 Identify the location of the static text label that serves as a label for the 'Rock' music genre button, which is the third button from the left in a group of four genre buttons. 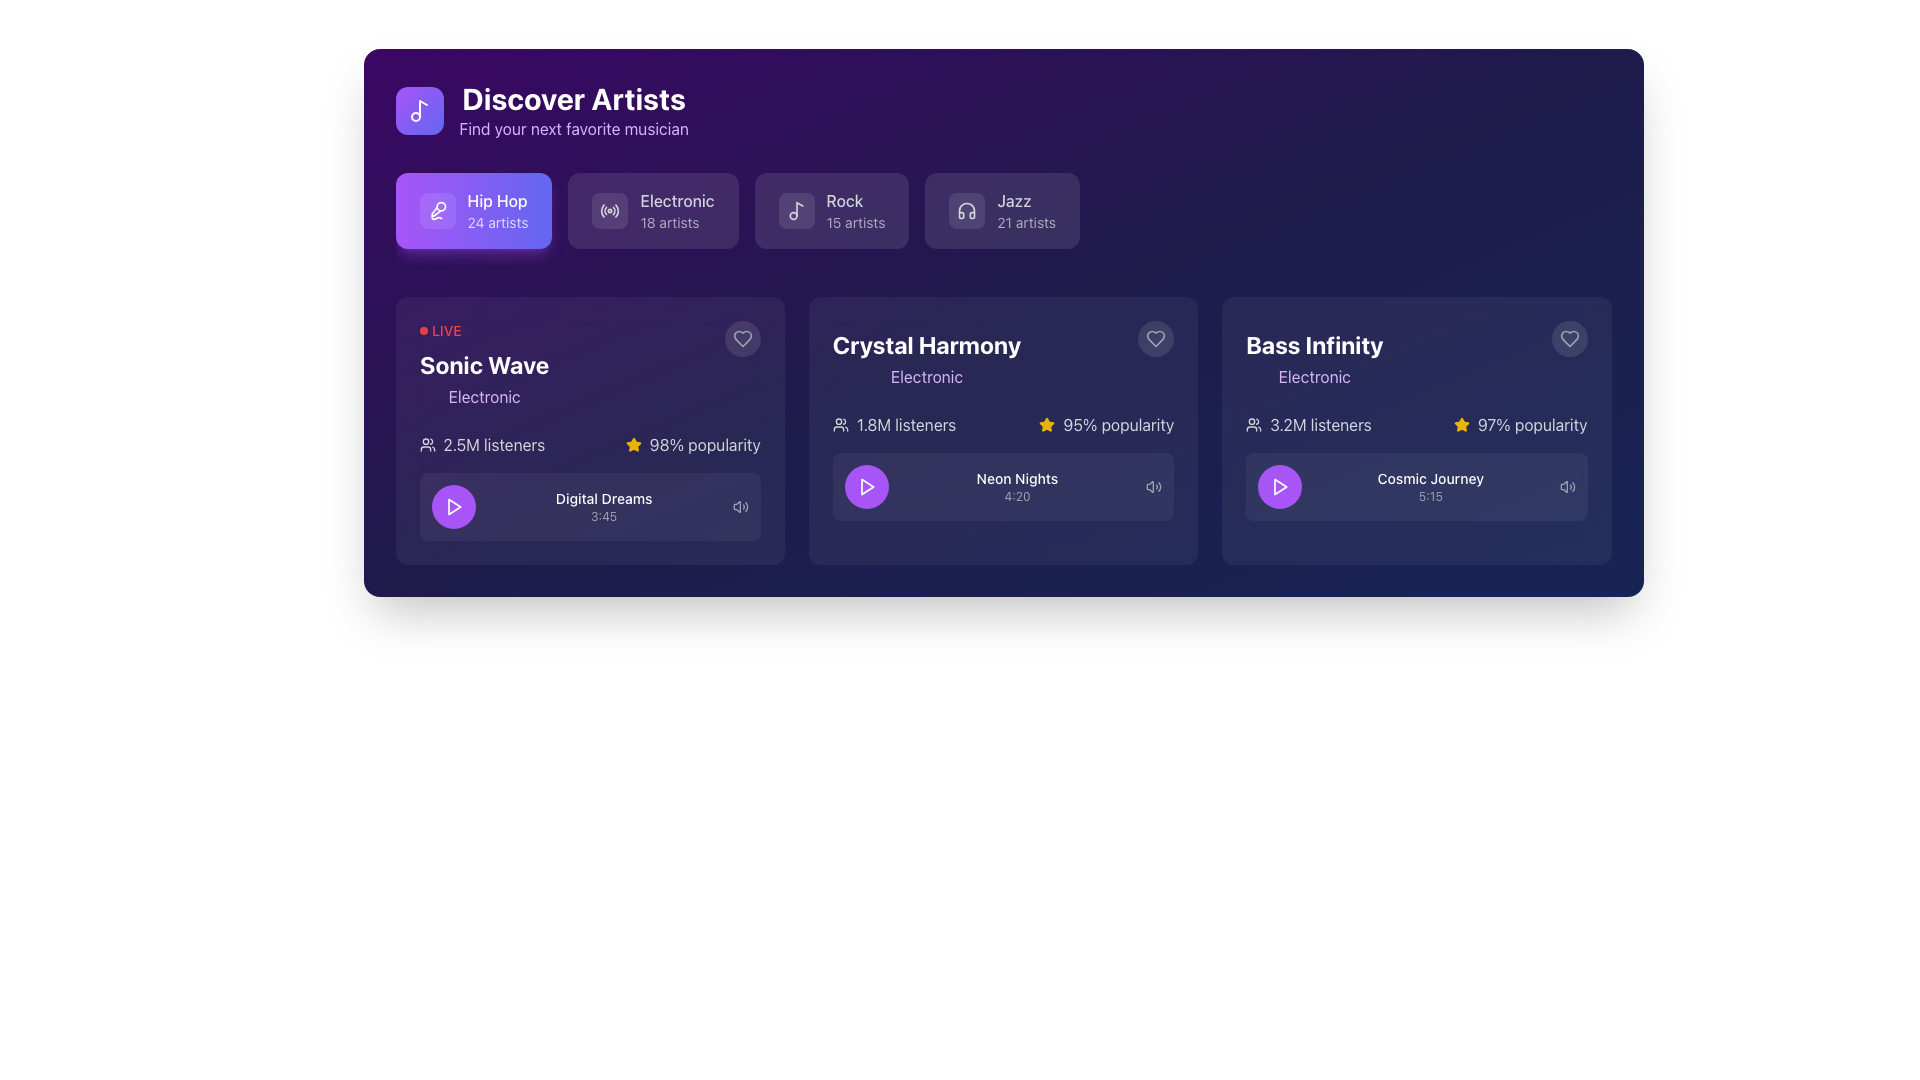
(855, 200).